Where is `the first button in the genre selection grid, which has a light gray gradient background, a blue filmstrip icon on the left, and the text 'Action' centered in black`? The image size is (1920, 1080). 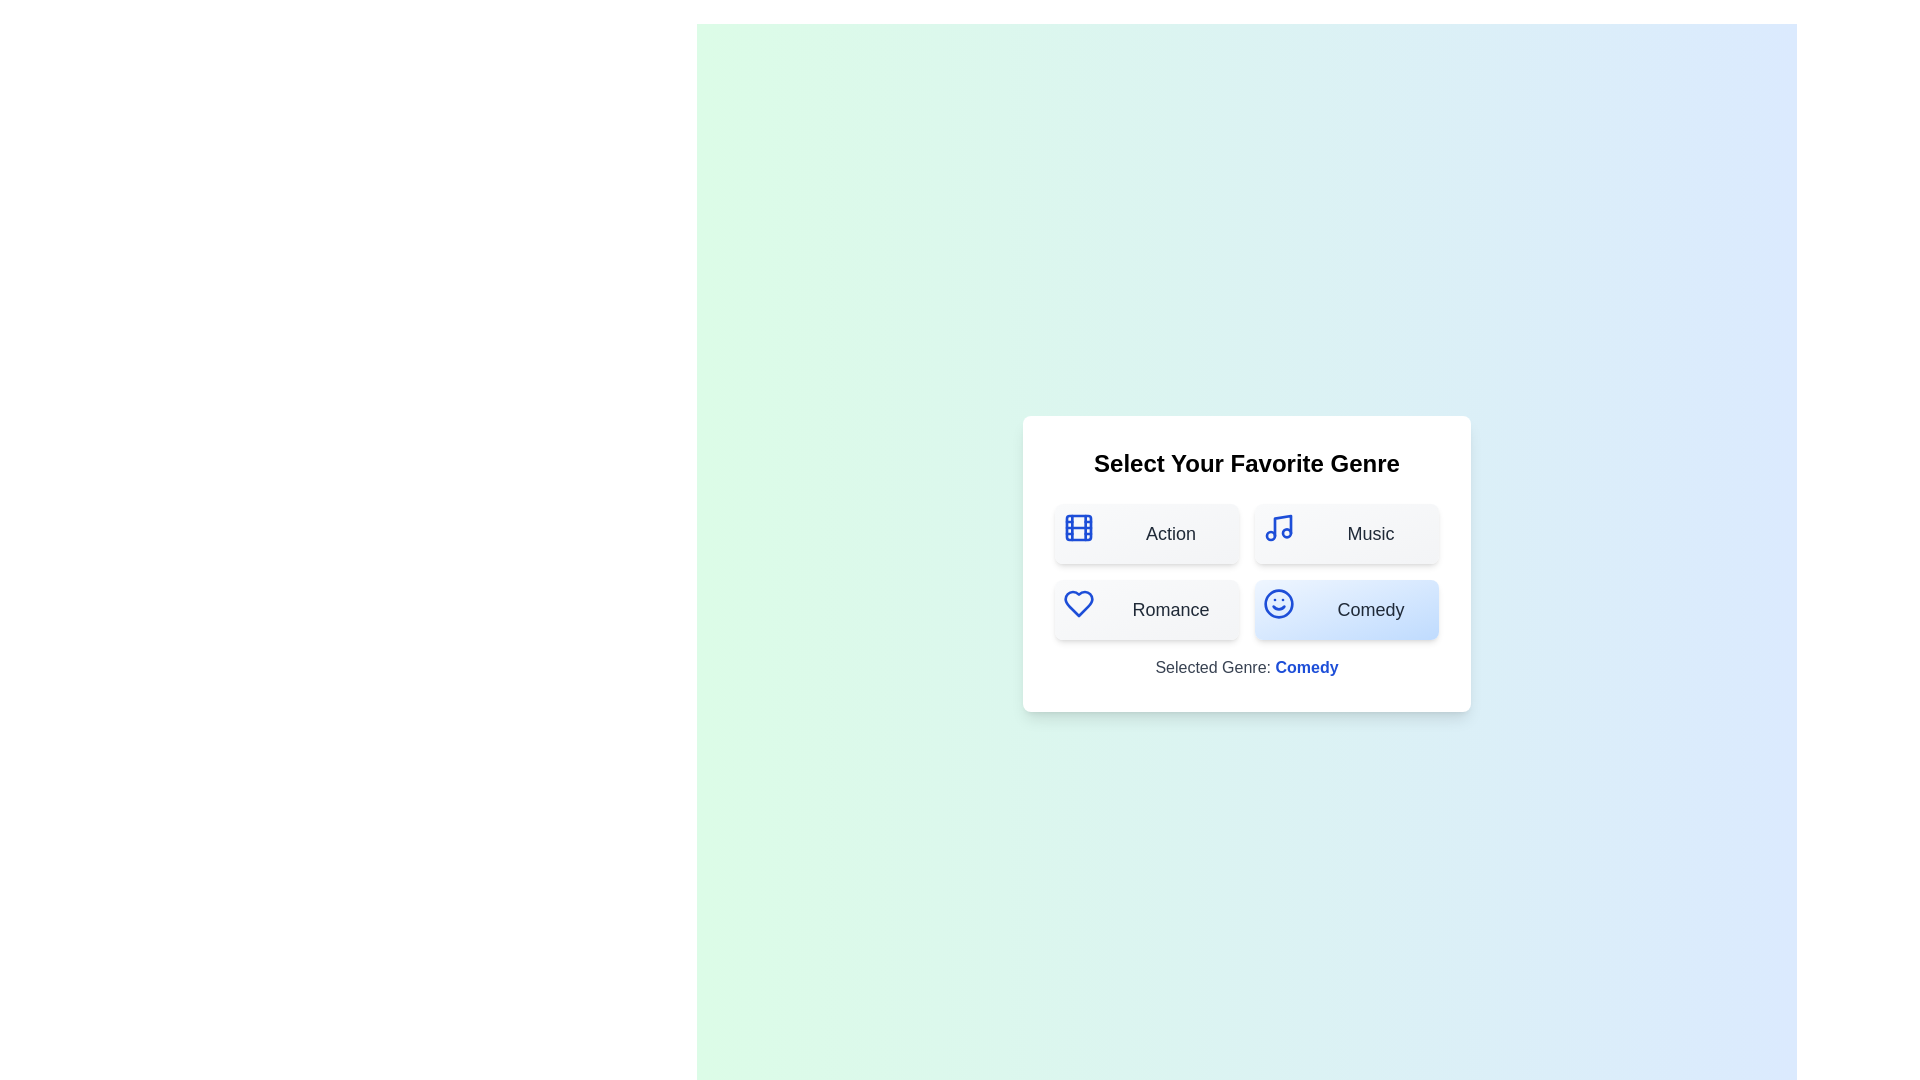
the first button in the genre selection grid, which has a light gray gradient background, a blue filmstrip icon on the left, and the text 'Action' centered in black is located at coordinates (1147, 532).